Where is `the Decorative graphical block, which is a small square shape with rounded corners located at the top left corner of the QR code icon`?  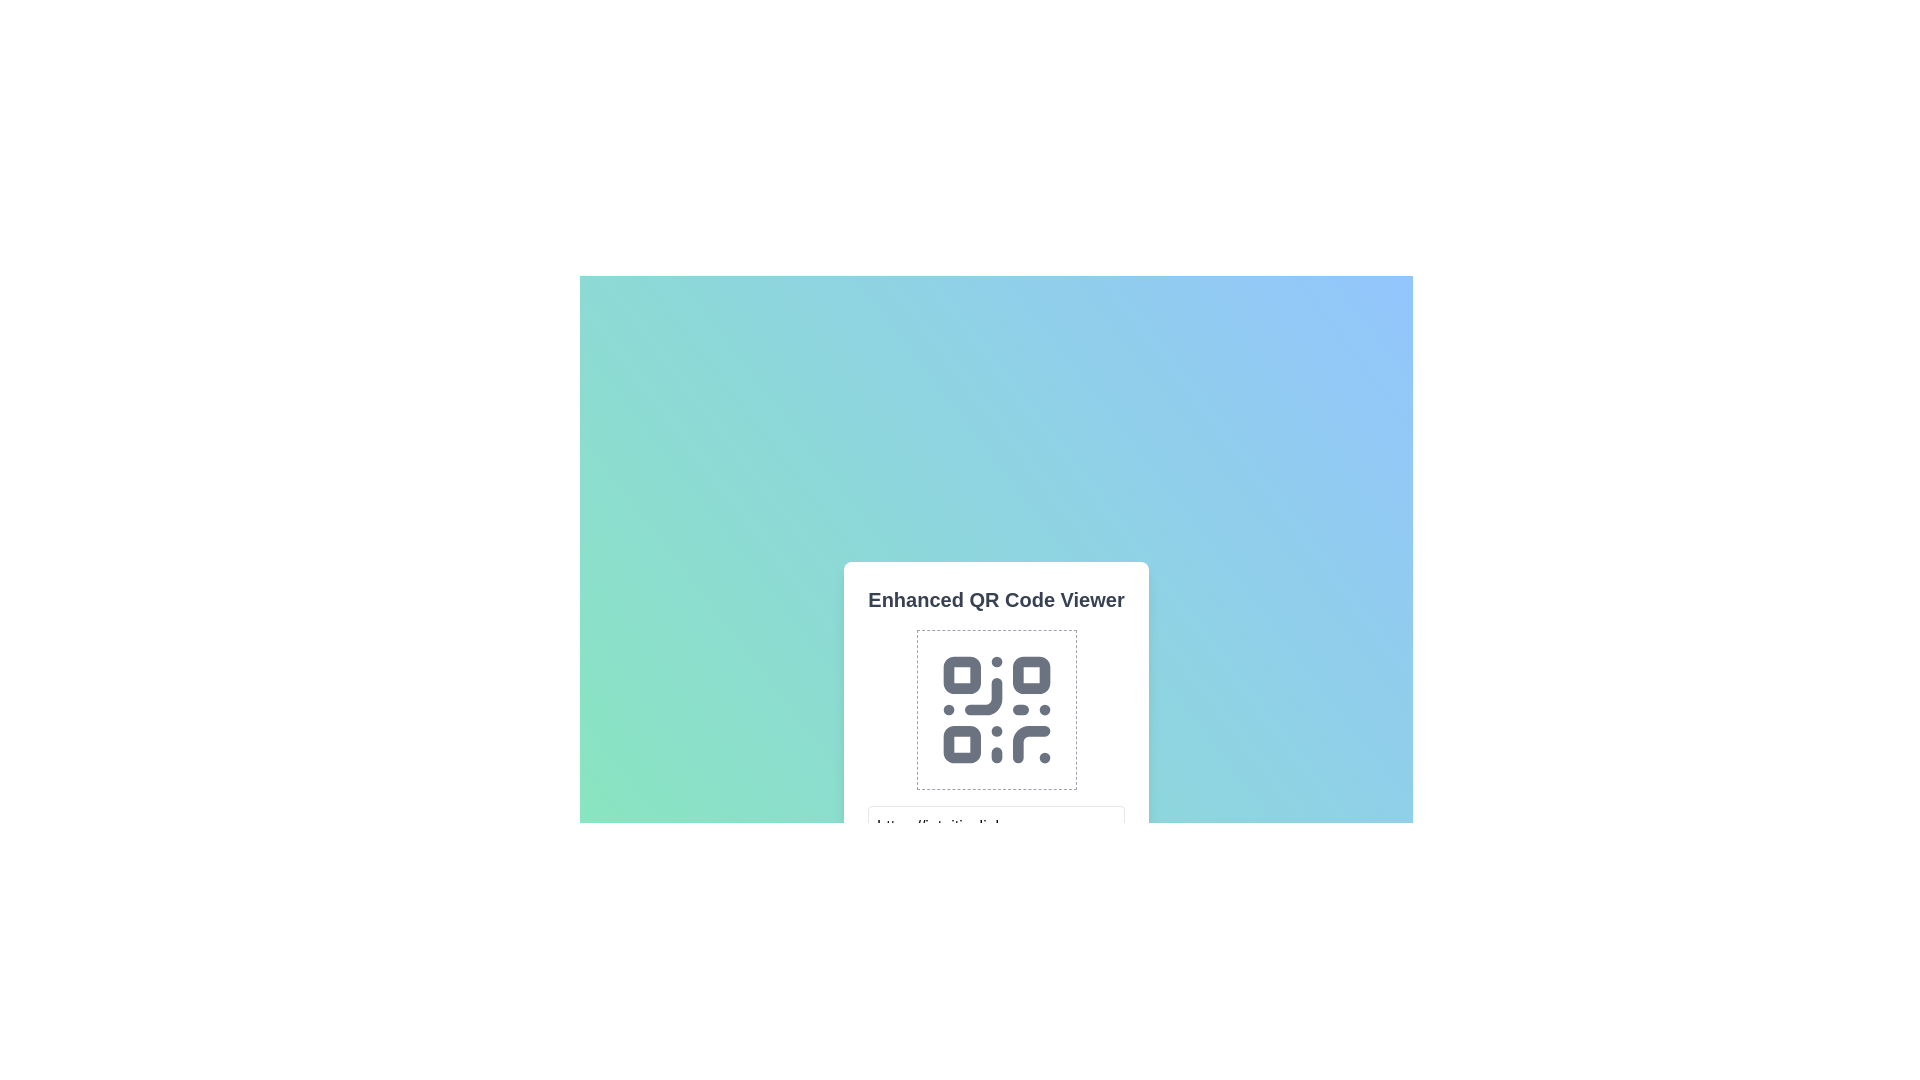 the Decorative graphical block, which is a small square shape with rounded corners located at the top left corner of the QR code icon is located at coordinates (961, 675).